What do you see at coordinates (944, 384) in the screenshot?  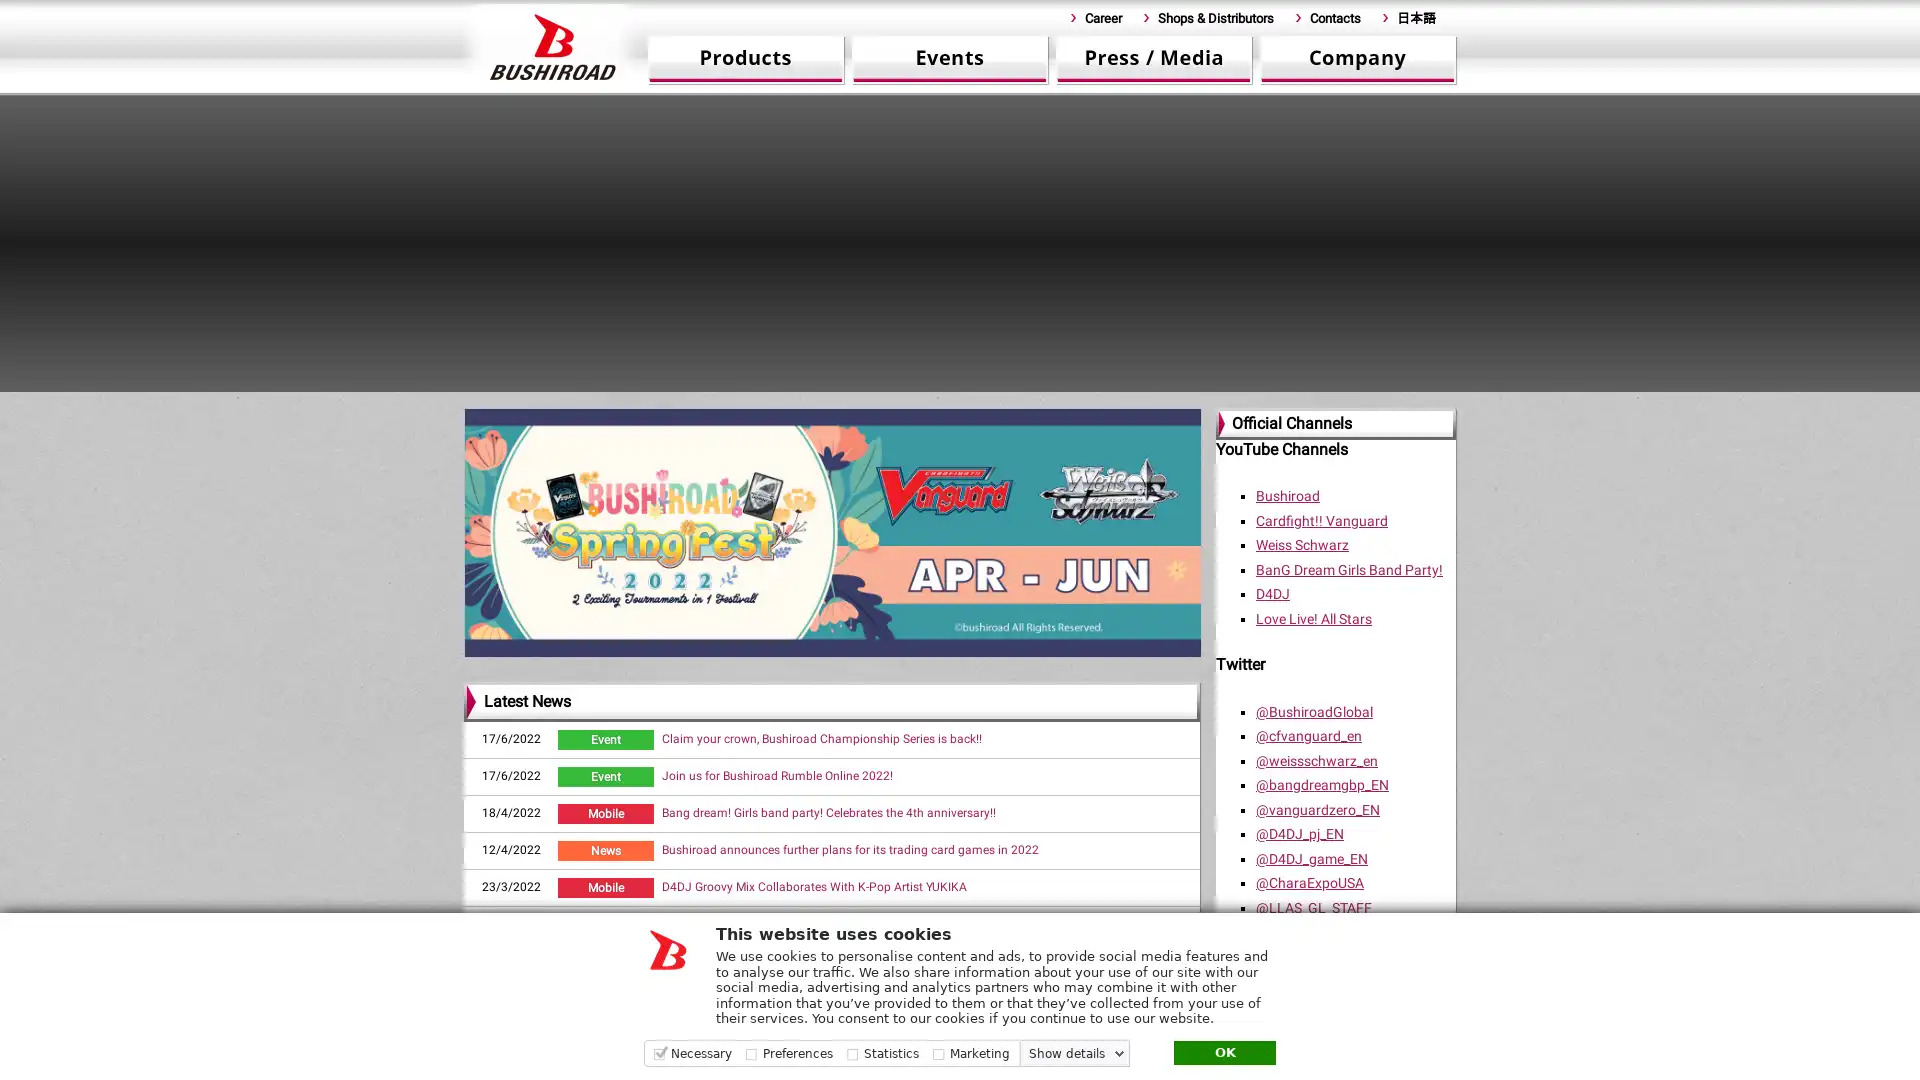 I see `8` at bounding box center [944, 384].